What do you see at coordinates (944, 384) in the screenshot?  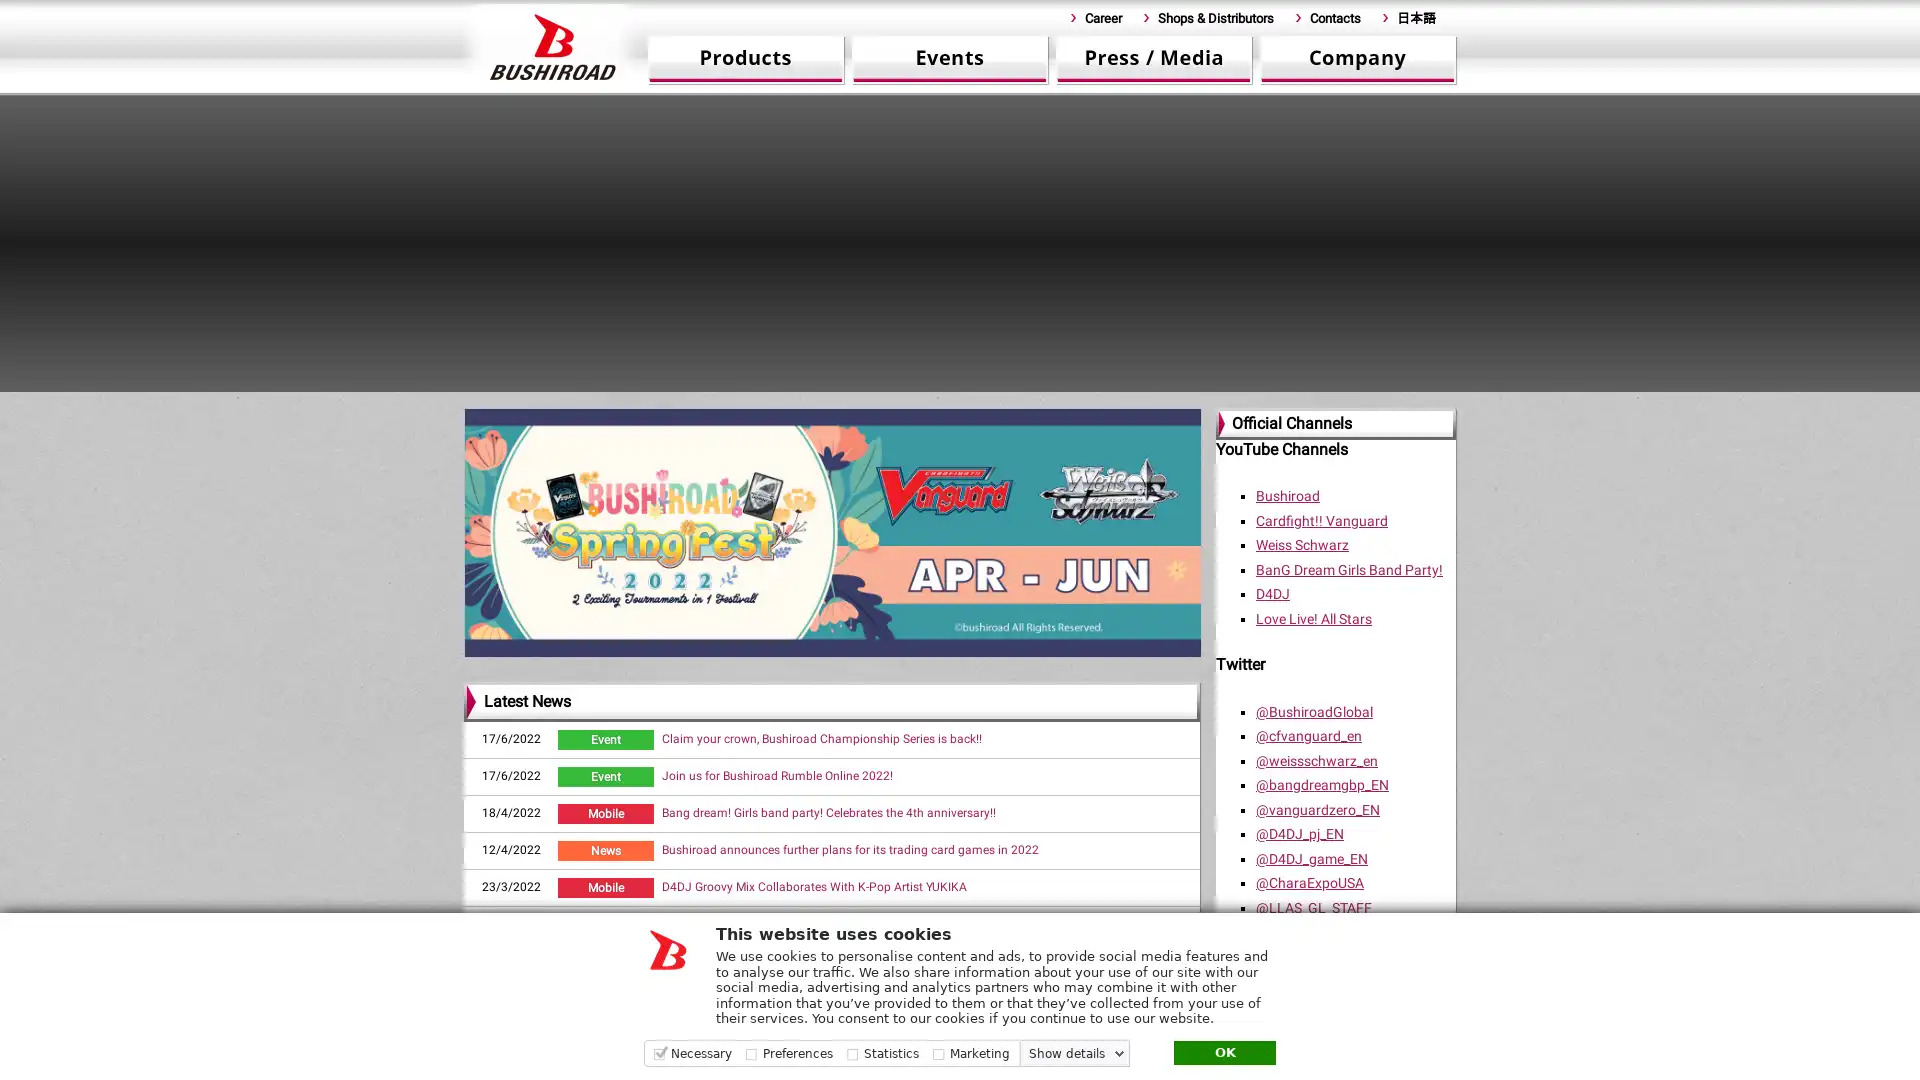 I see `8` at bounding box center [944, 384].